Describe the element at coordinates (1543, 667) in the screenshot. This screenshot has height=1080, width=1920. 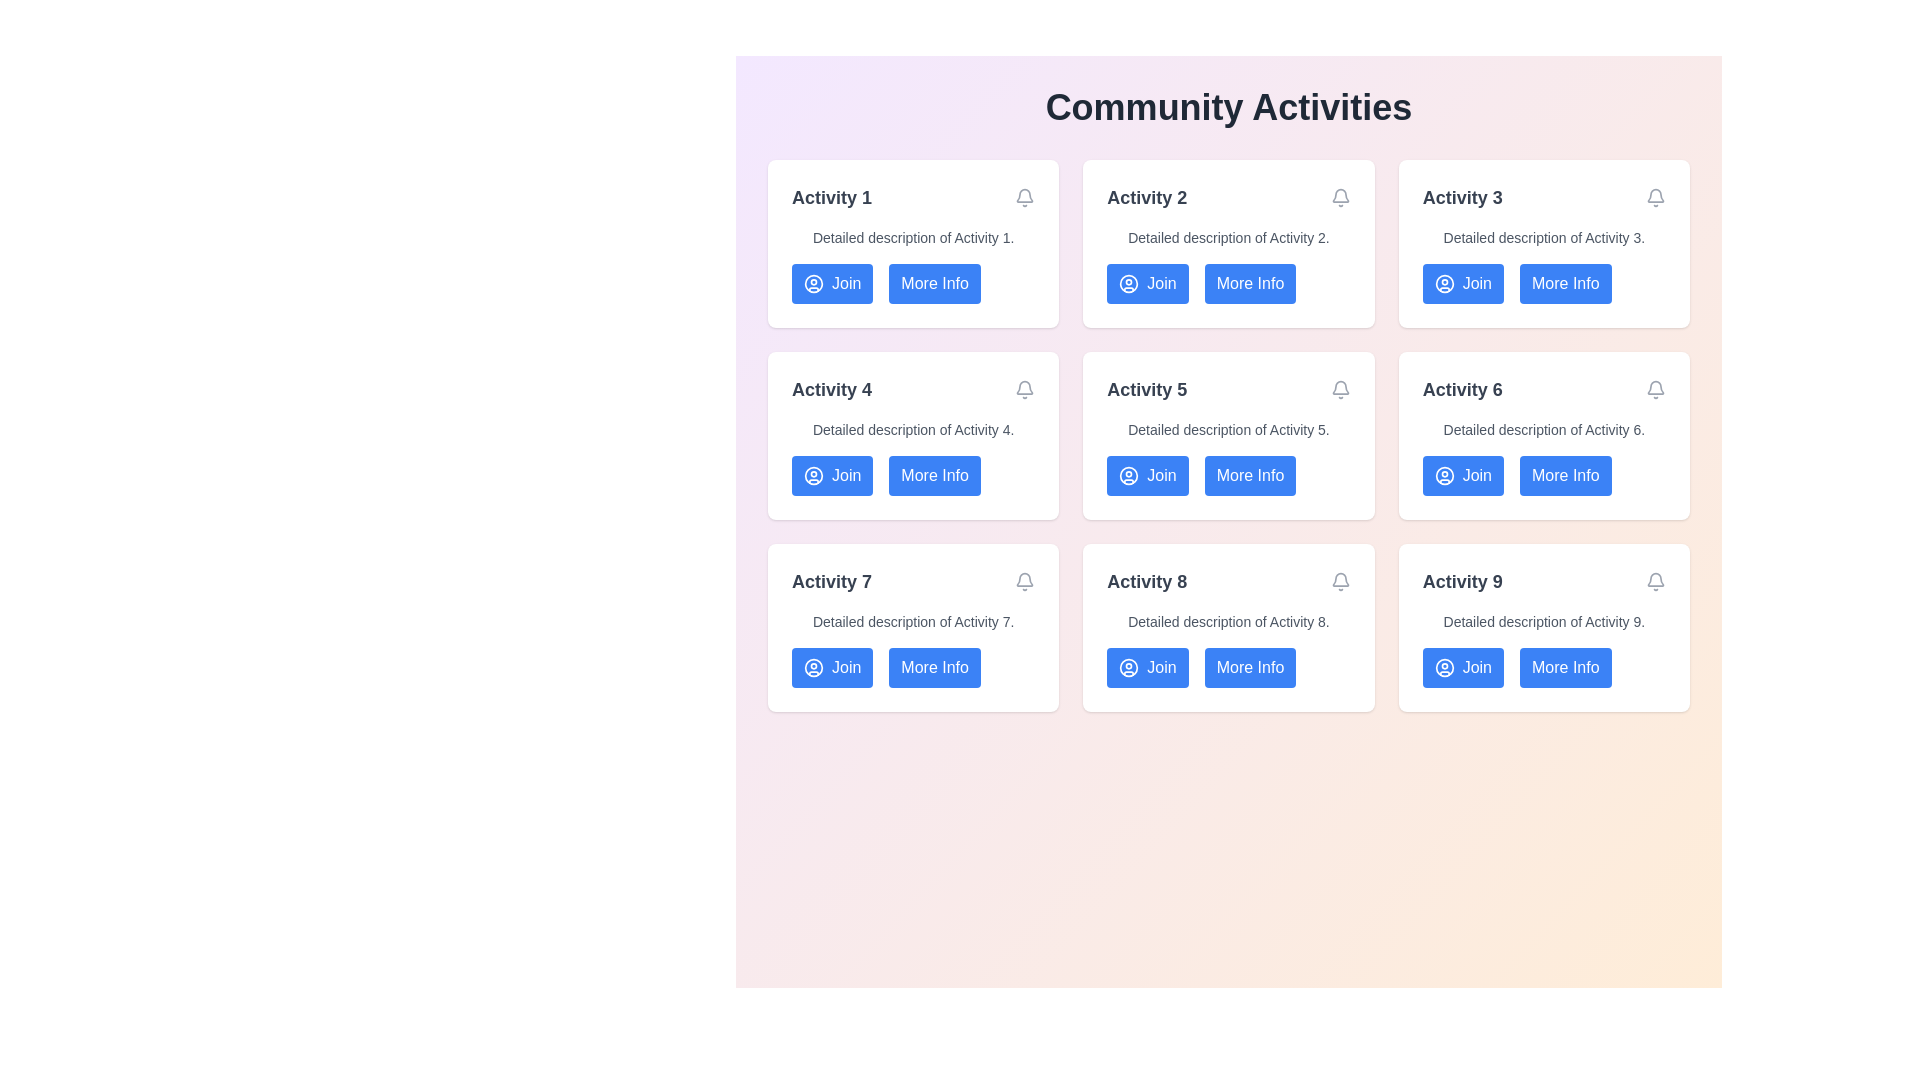
I see `the button located to the right of the 'Join' button within the 'Activity 9' component` at that location.